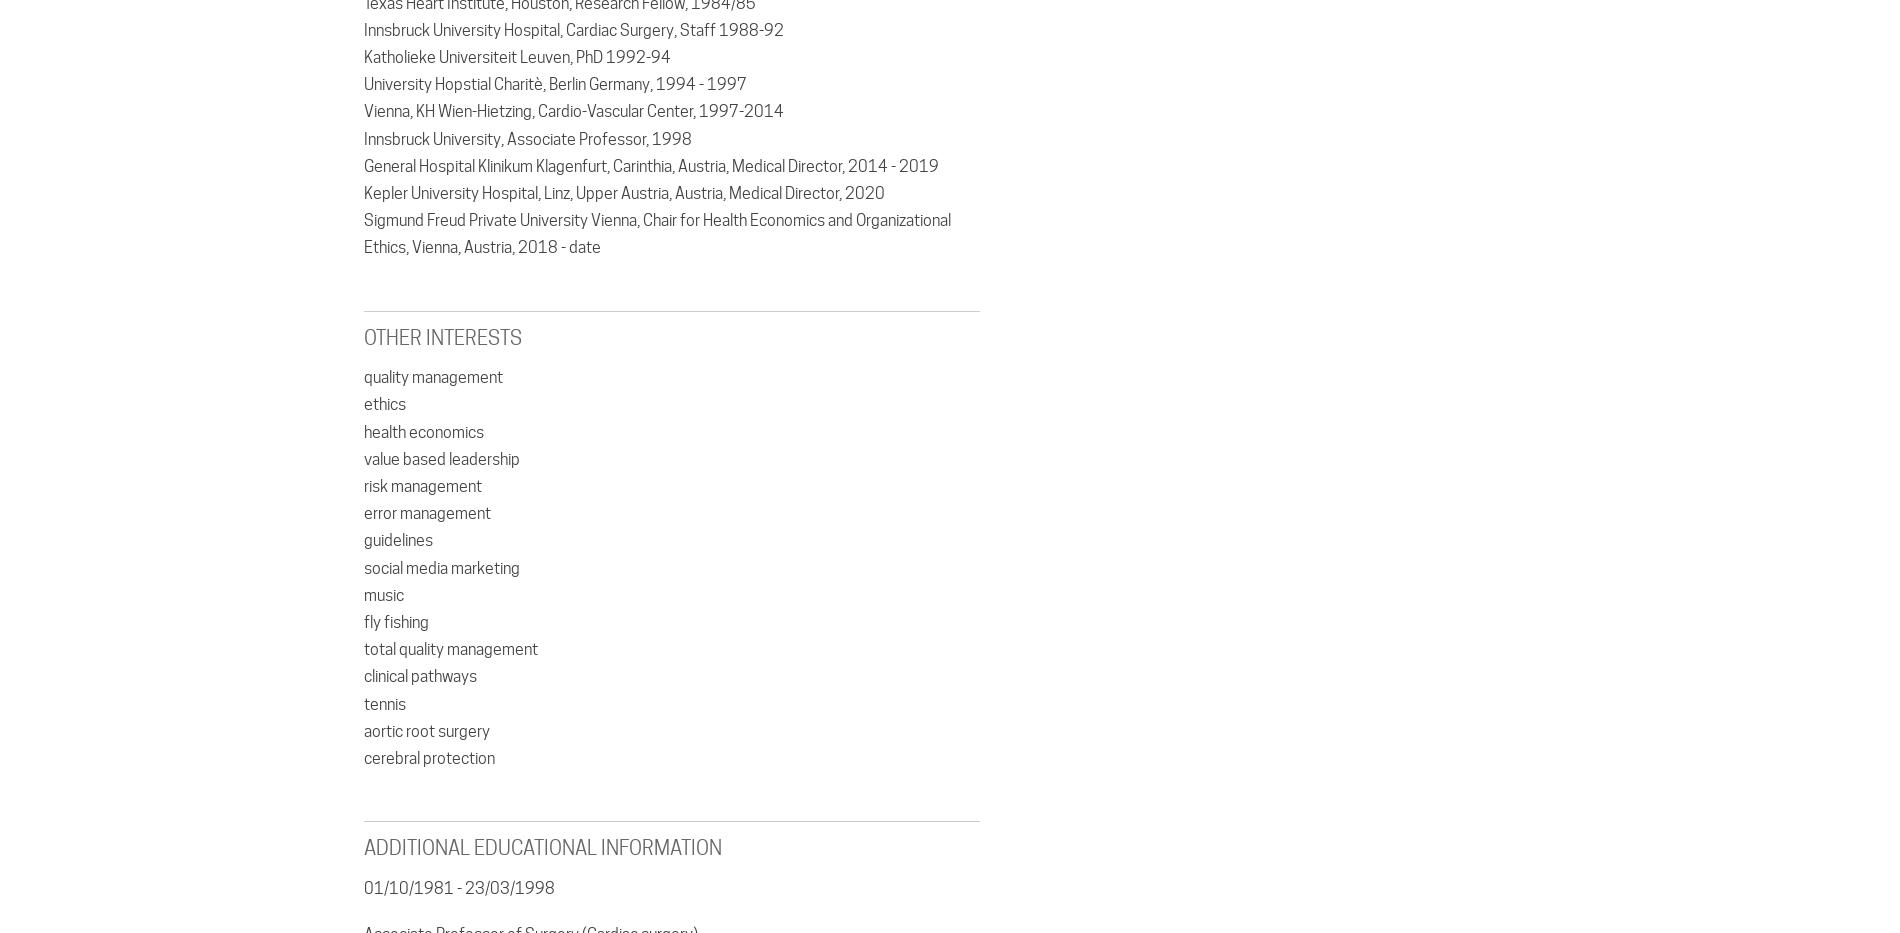 This screenshot has height=933, width=1900. What do you see at coordinates (440, 566) in the screenshot?
I see `'social media marketing'` at bounding box center [440, 566].